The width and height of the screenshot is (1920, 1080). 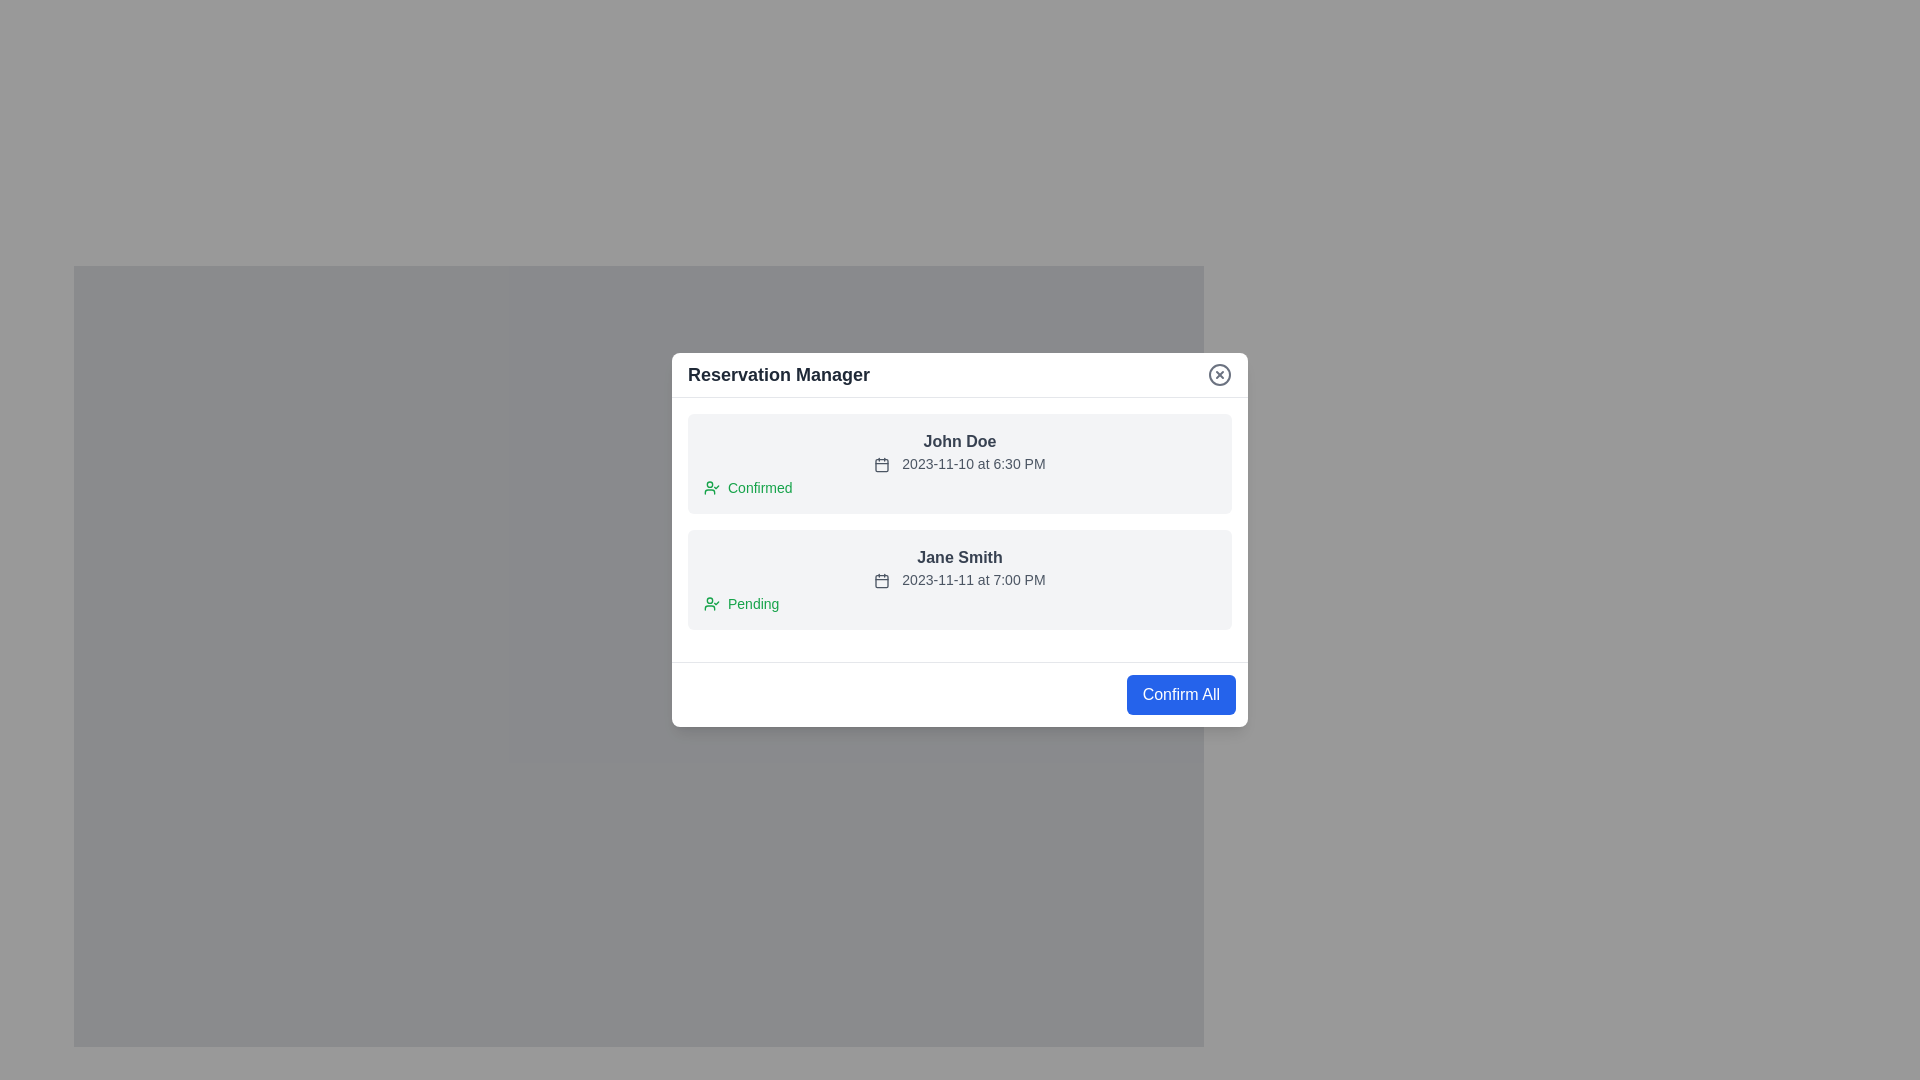 I want to click on the blue 'Confirm All' button with rounded corners in the footer of the 'Reservation Manager' modal, so click(x=1181, y=693).